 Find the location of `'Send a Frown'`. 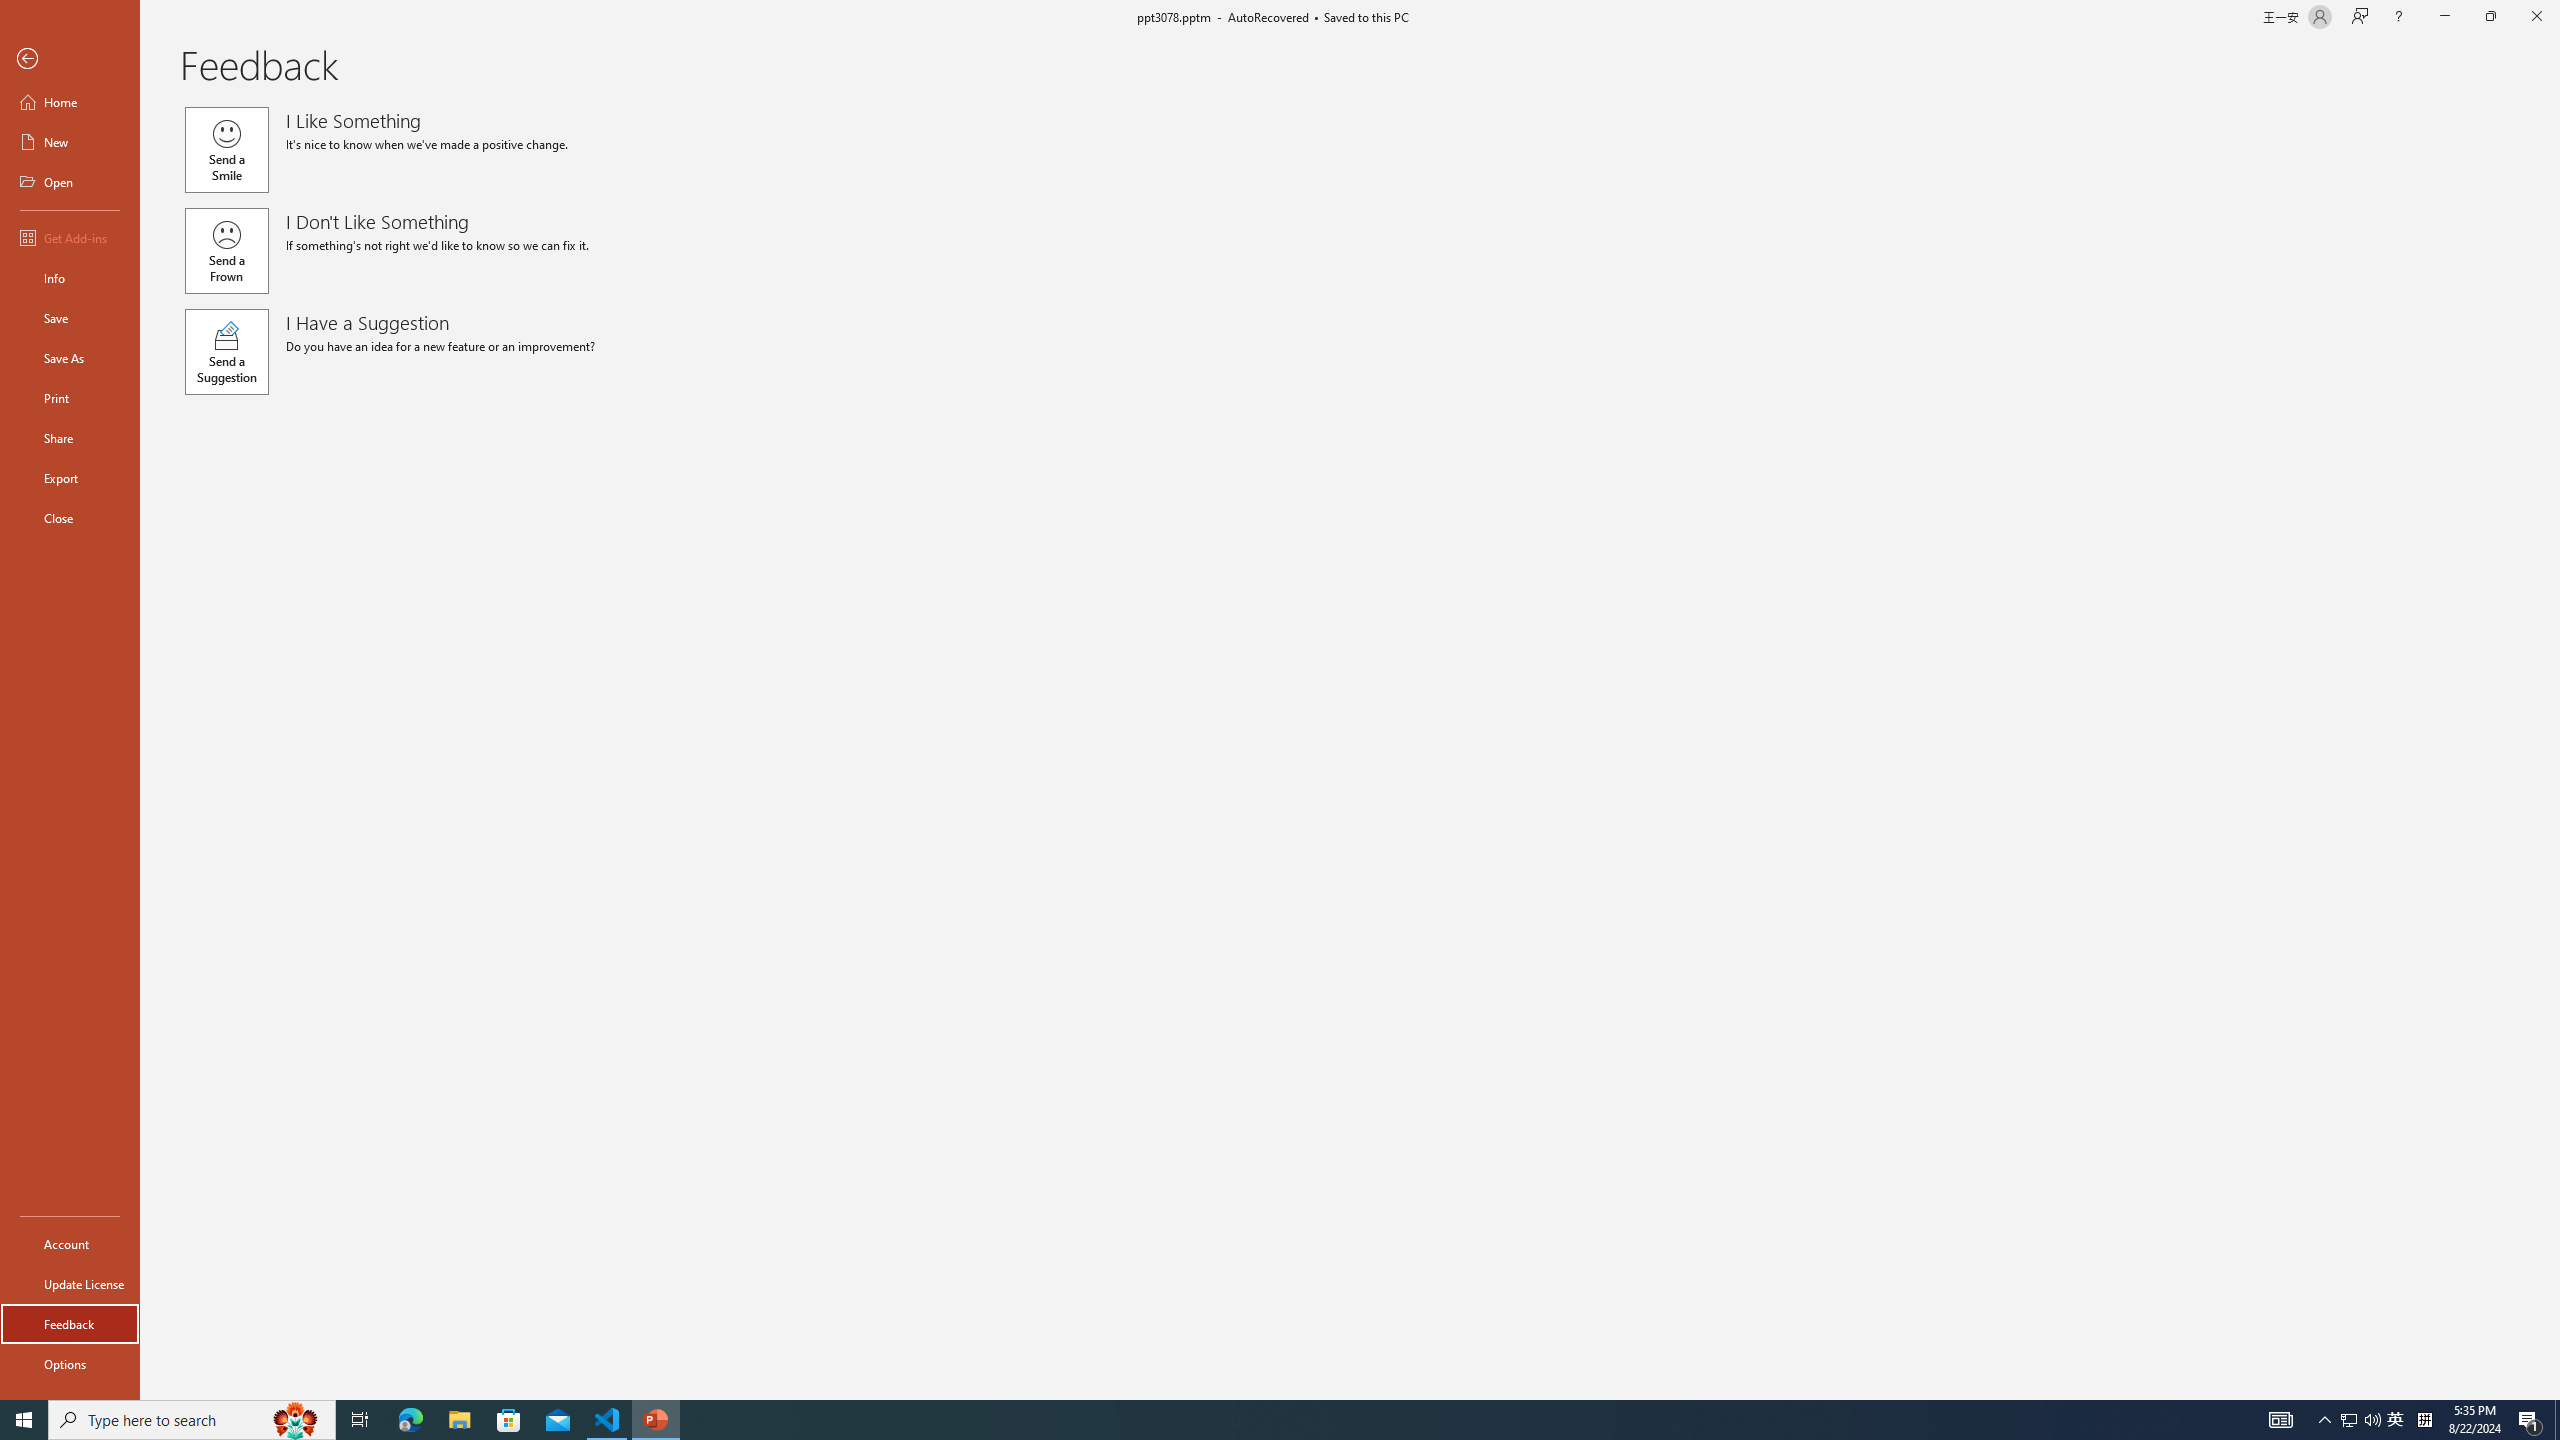

'Send a Frown' is located at coordinates (225, 249).